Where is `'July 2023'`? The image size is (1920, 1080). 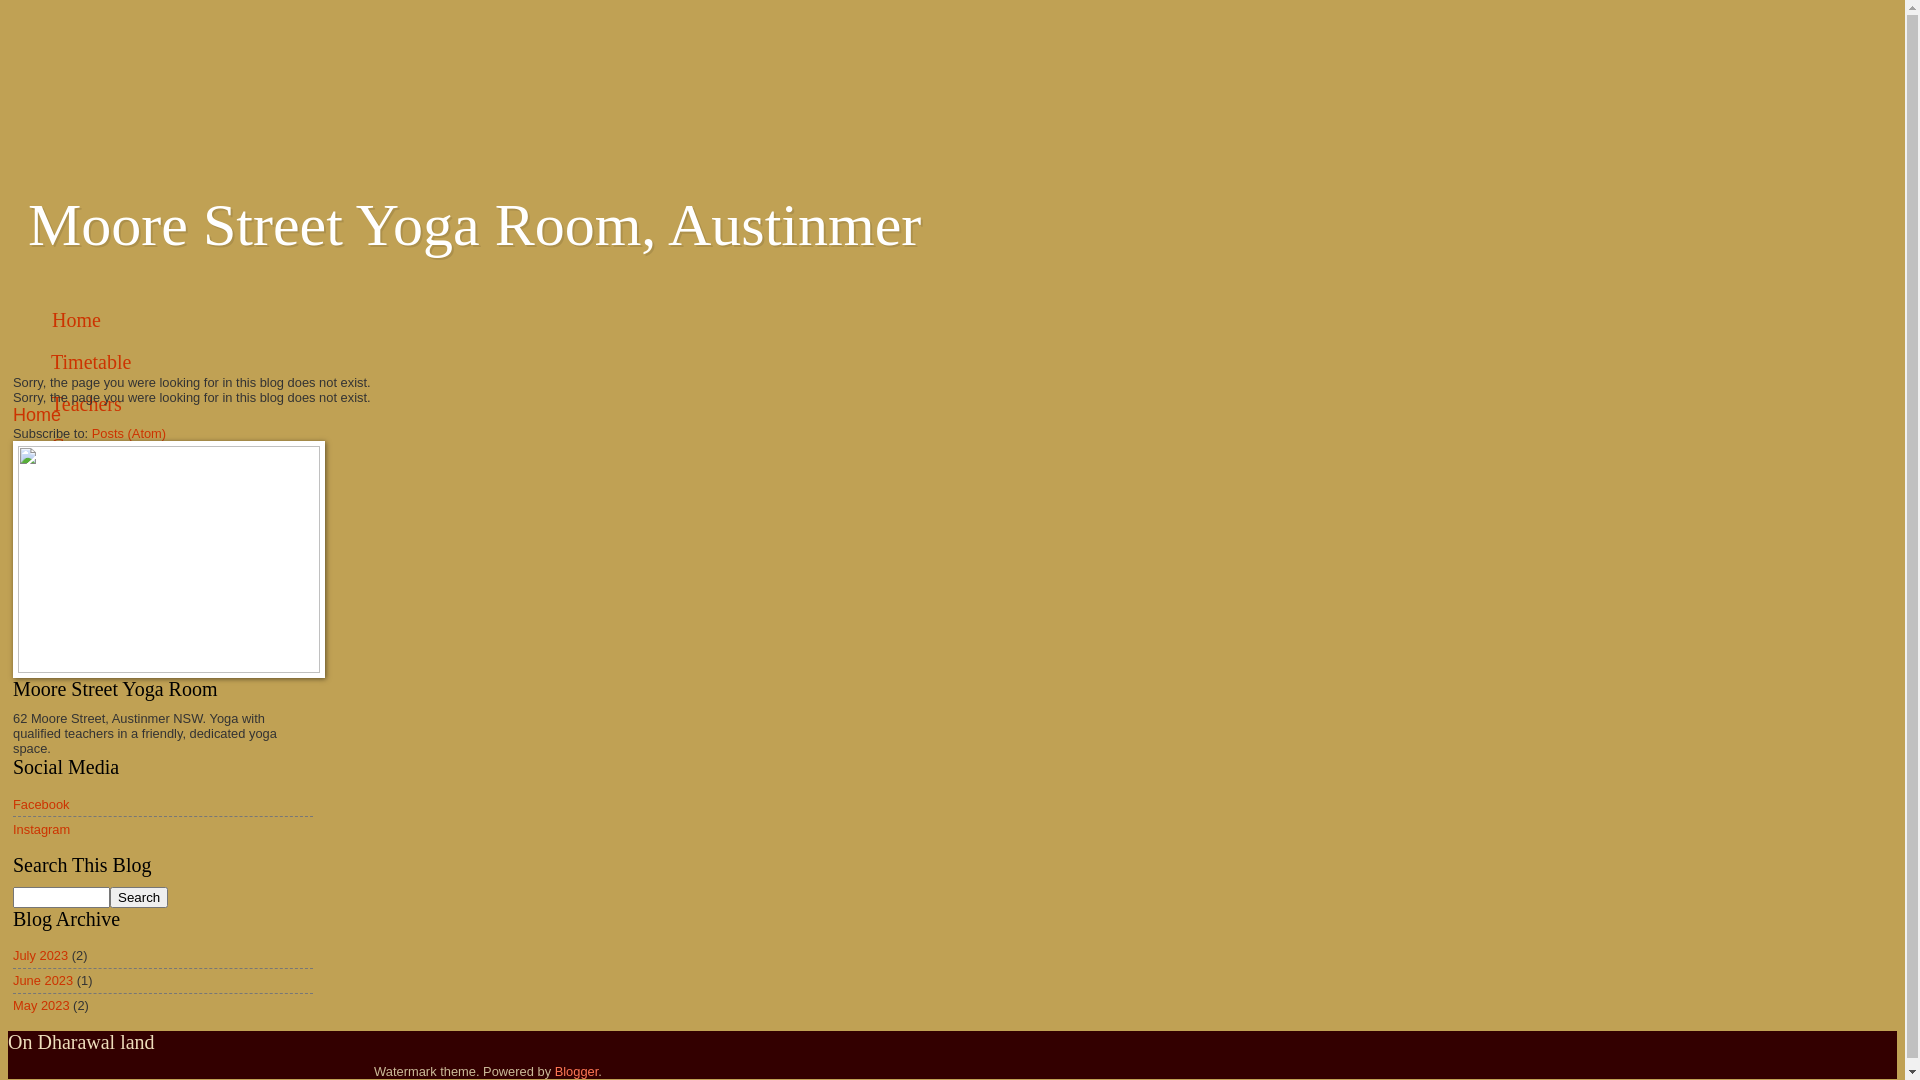 'July 2023' is located at coordinates (40, 954).